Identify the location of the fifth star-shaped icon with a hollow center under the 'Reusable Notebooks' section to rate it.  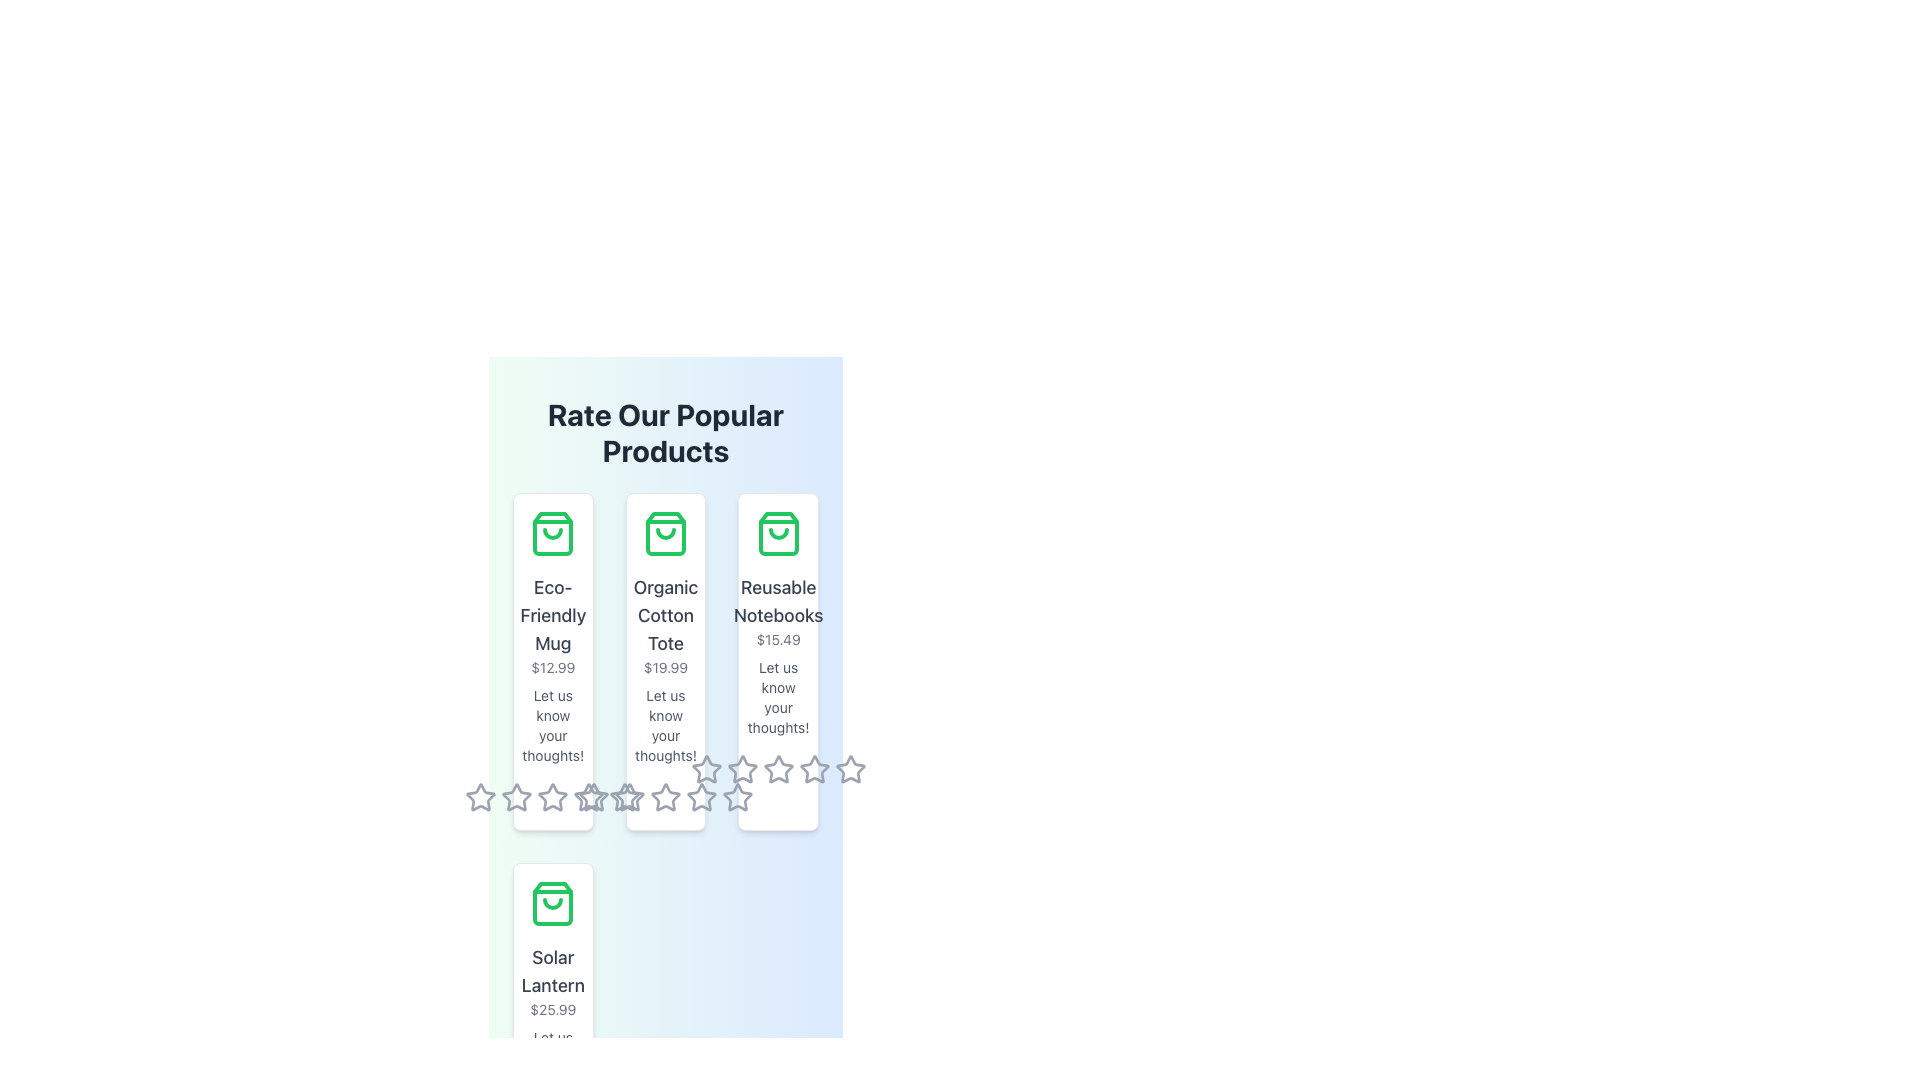
(814, 769).